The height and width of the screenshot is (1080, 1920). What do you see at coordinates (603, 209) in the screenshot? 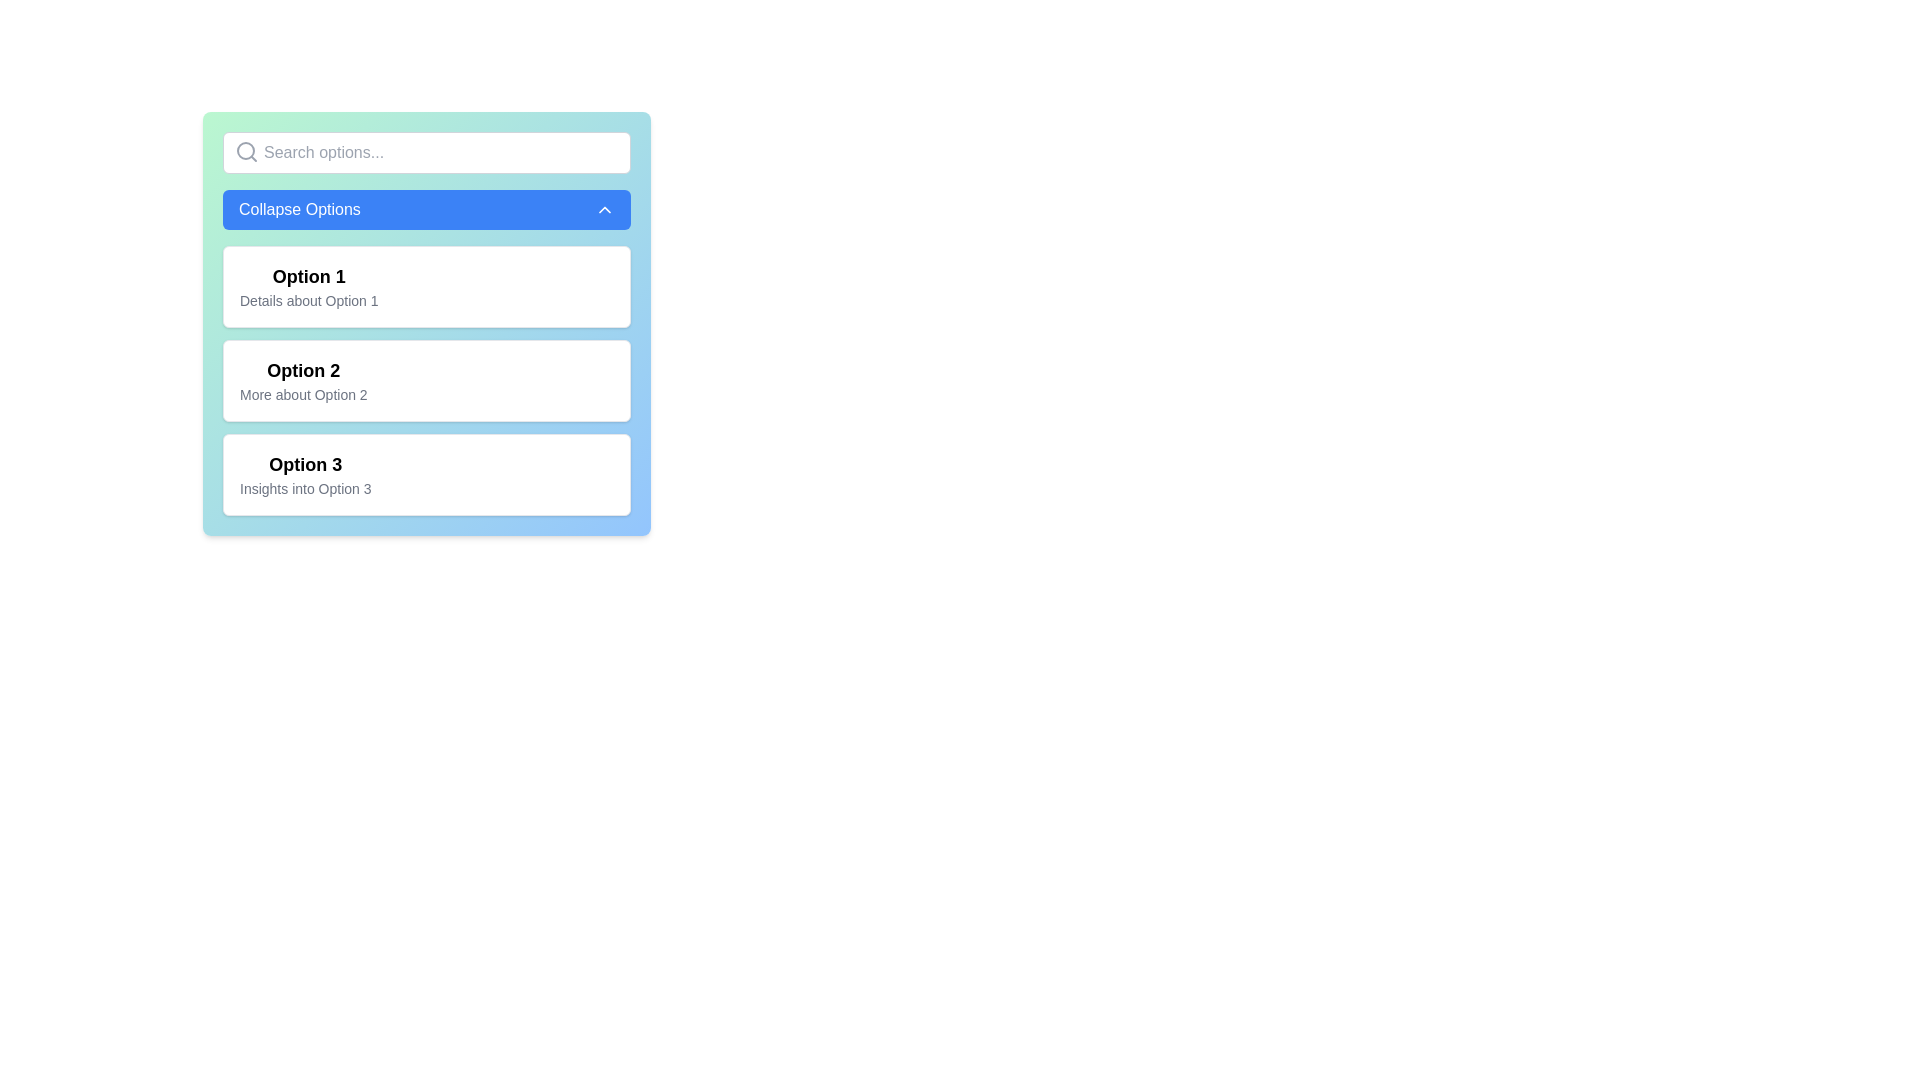
I see `the small upward-pointing chevron icon on the right side of the blue button labeled 'Collapse Options'` at bounding box center [603, 209].